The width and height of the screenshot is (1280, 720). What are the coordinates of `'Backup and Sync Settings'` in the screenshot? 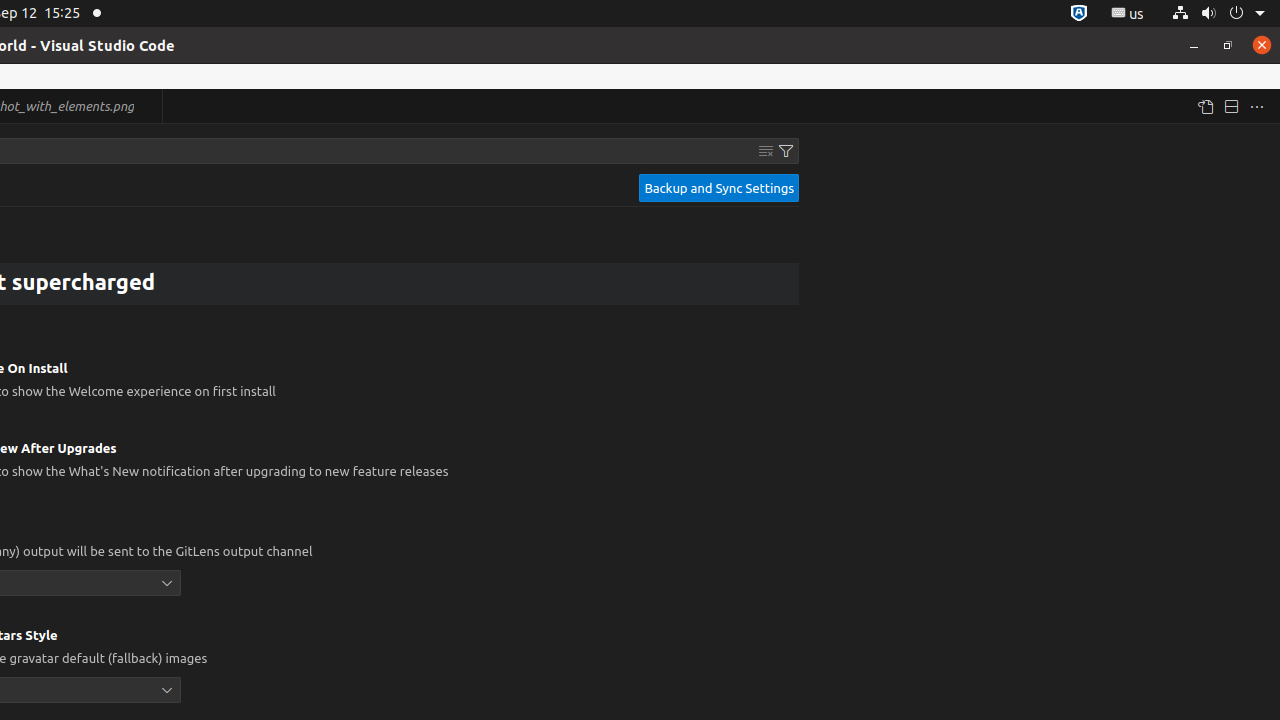 It's located at (718, 187).